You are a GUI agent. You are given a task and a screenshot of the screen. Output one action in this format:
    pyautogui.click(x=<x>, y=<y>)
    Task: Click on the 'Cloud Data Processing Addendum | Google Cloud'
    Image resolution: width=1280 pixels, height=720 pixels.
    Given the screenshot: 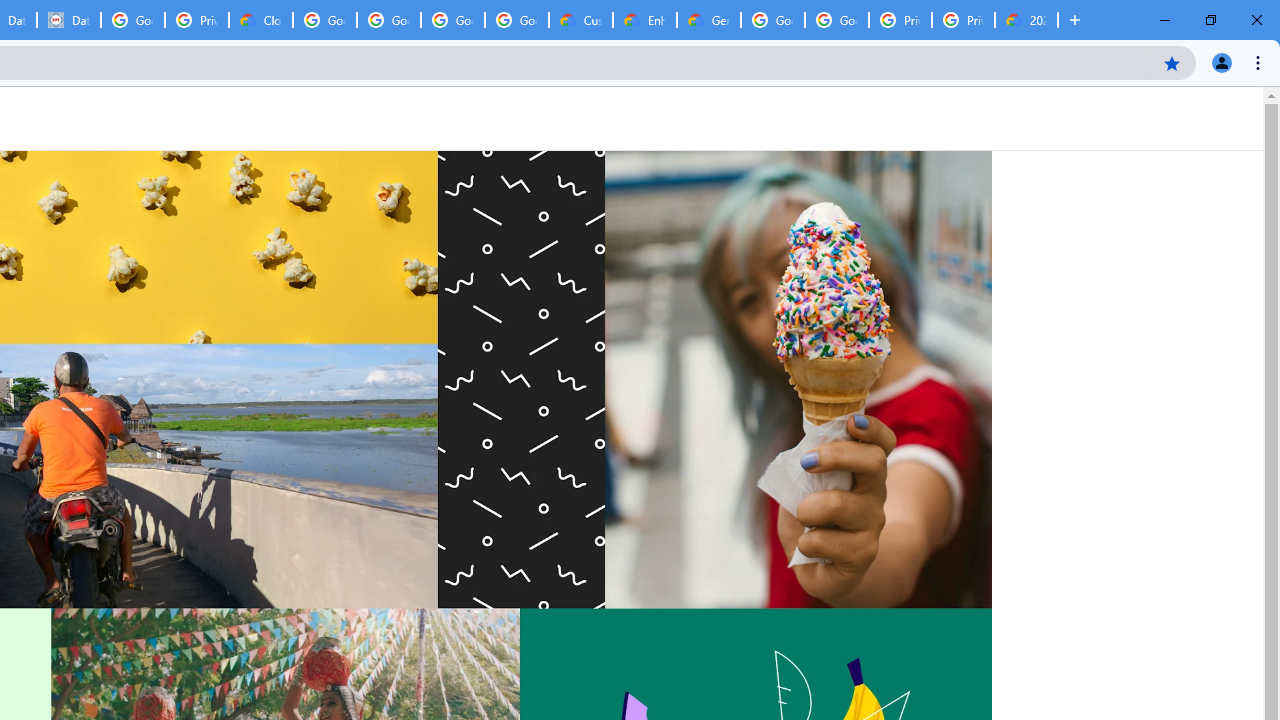 What is the action you would take?
    pyautogui.click(x=260, y=20)
    